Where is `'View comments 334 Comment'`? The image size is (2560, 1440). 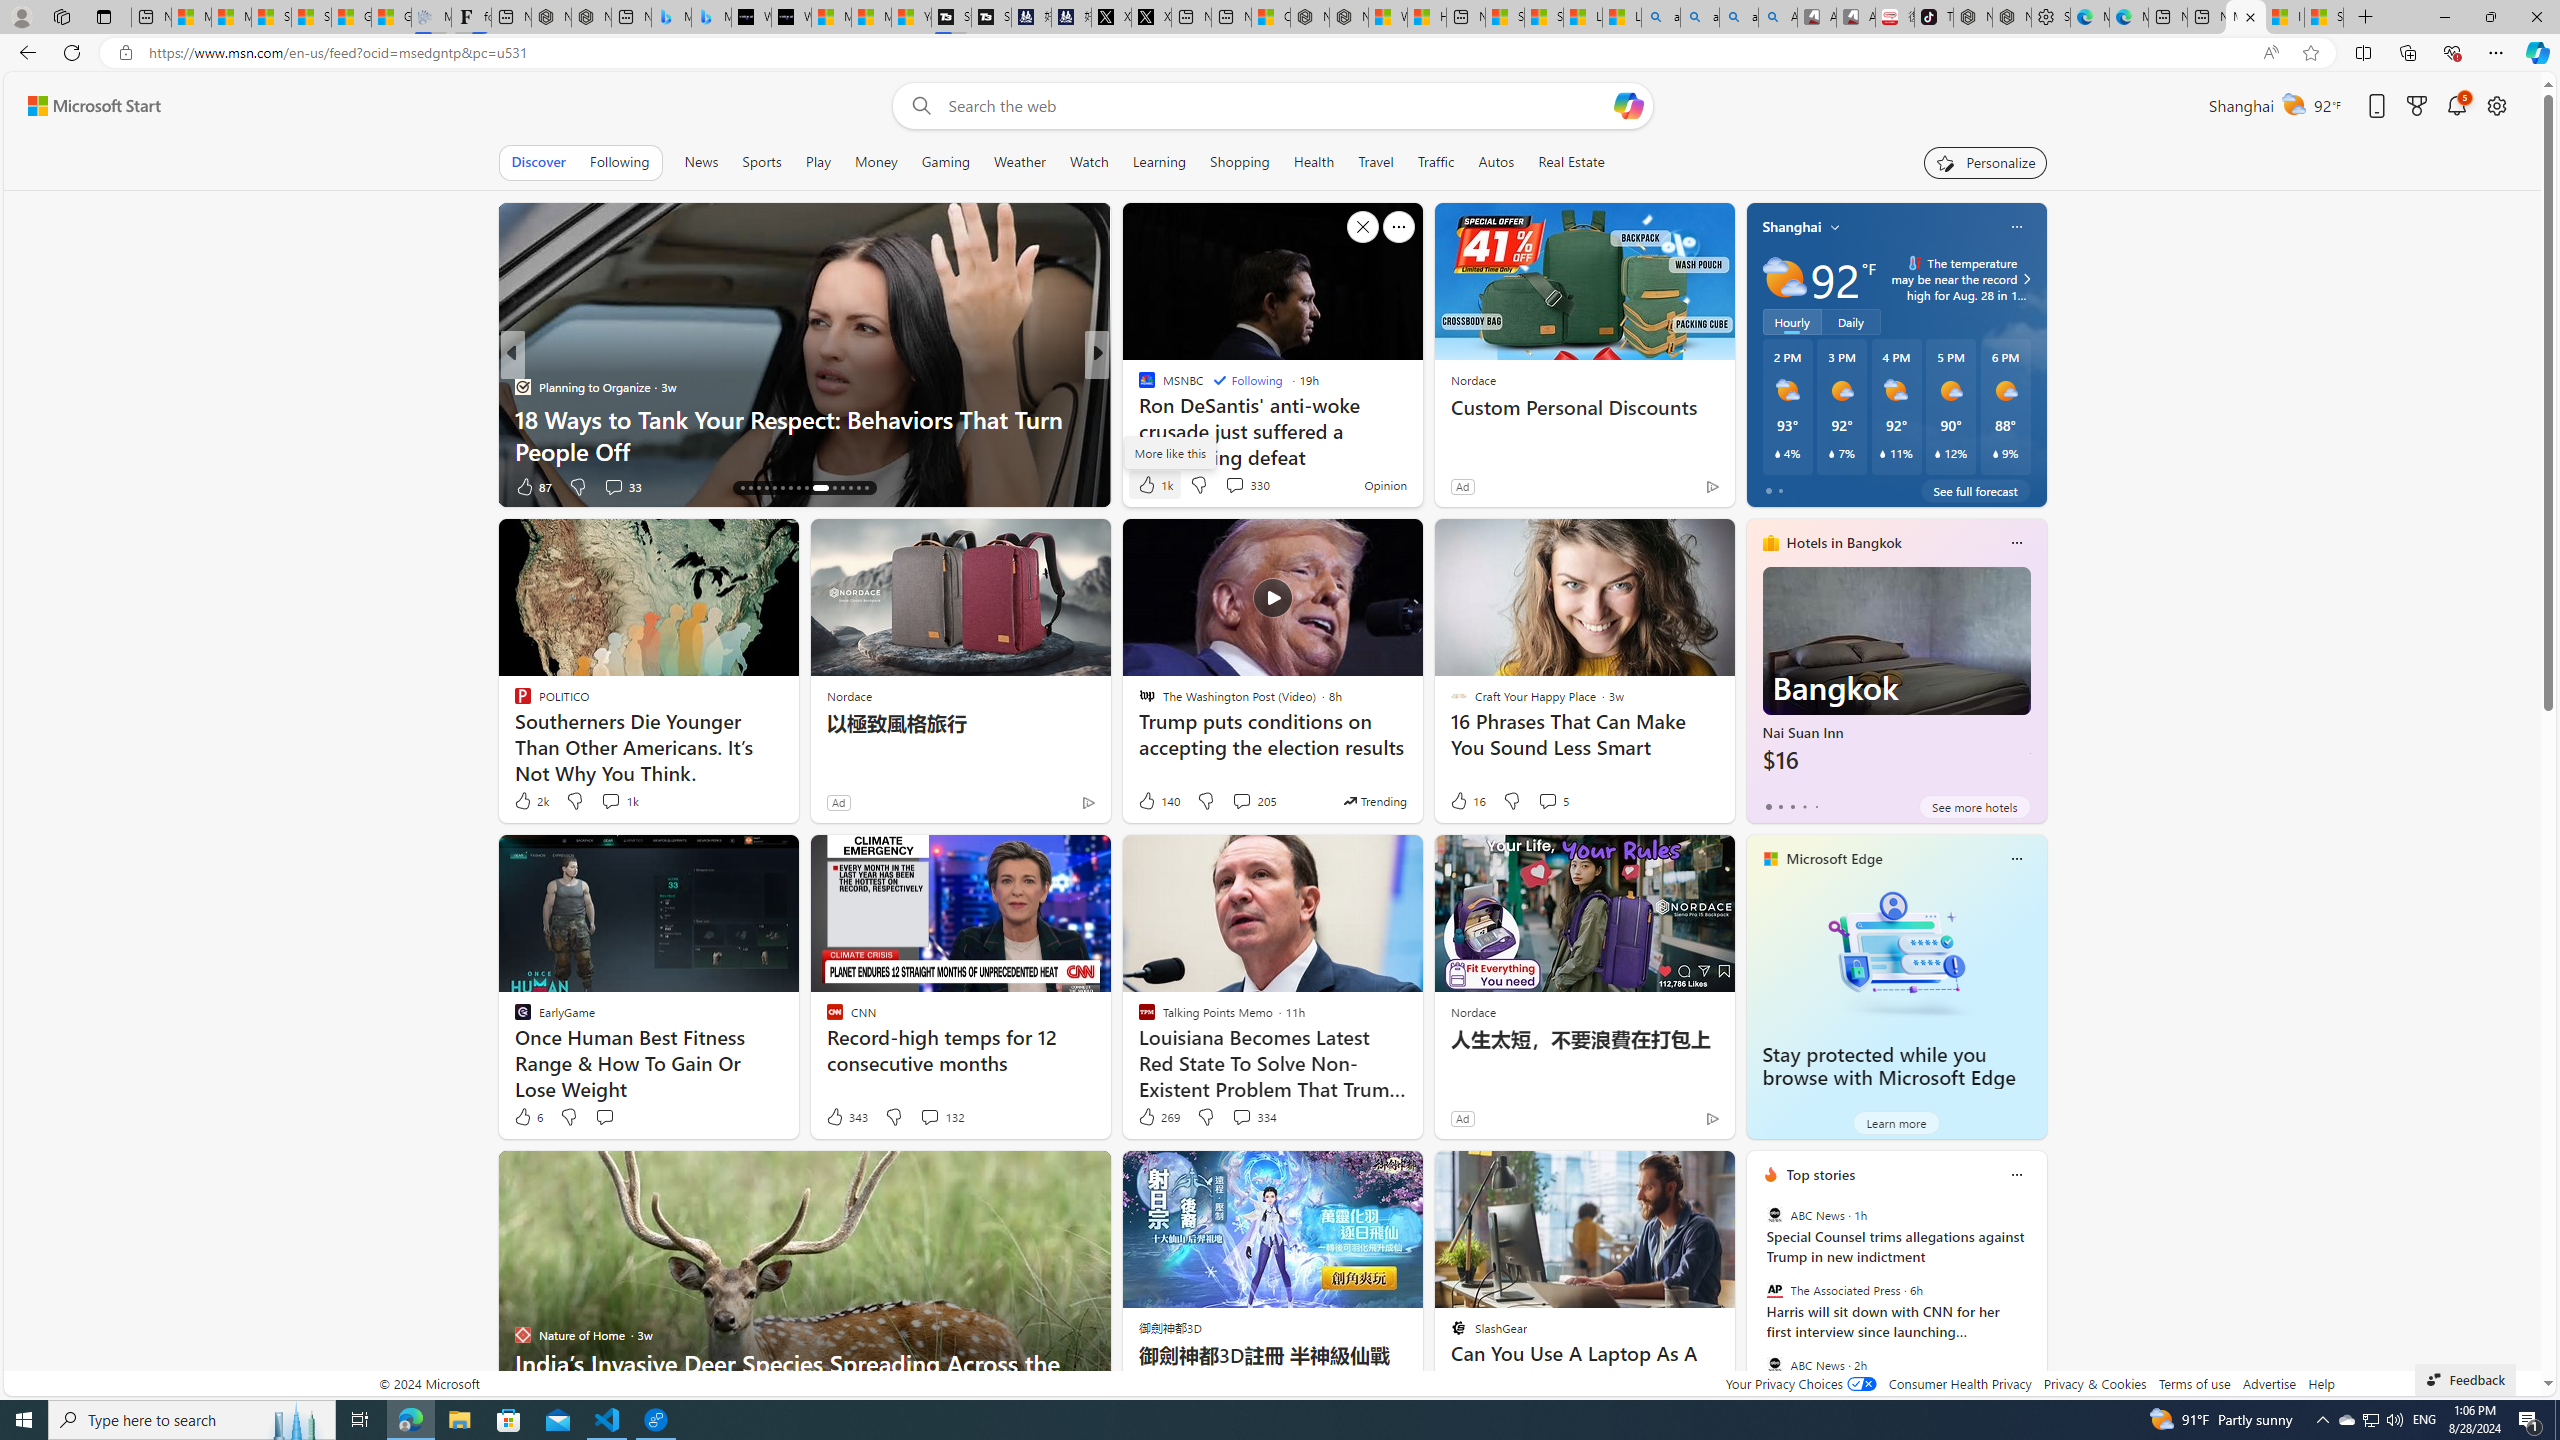
'View comments 334 Comment' is located at coordinates (1253, 1115).